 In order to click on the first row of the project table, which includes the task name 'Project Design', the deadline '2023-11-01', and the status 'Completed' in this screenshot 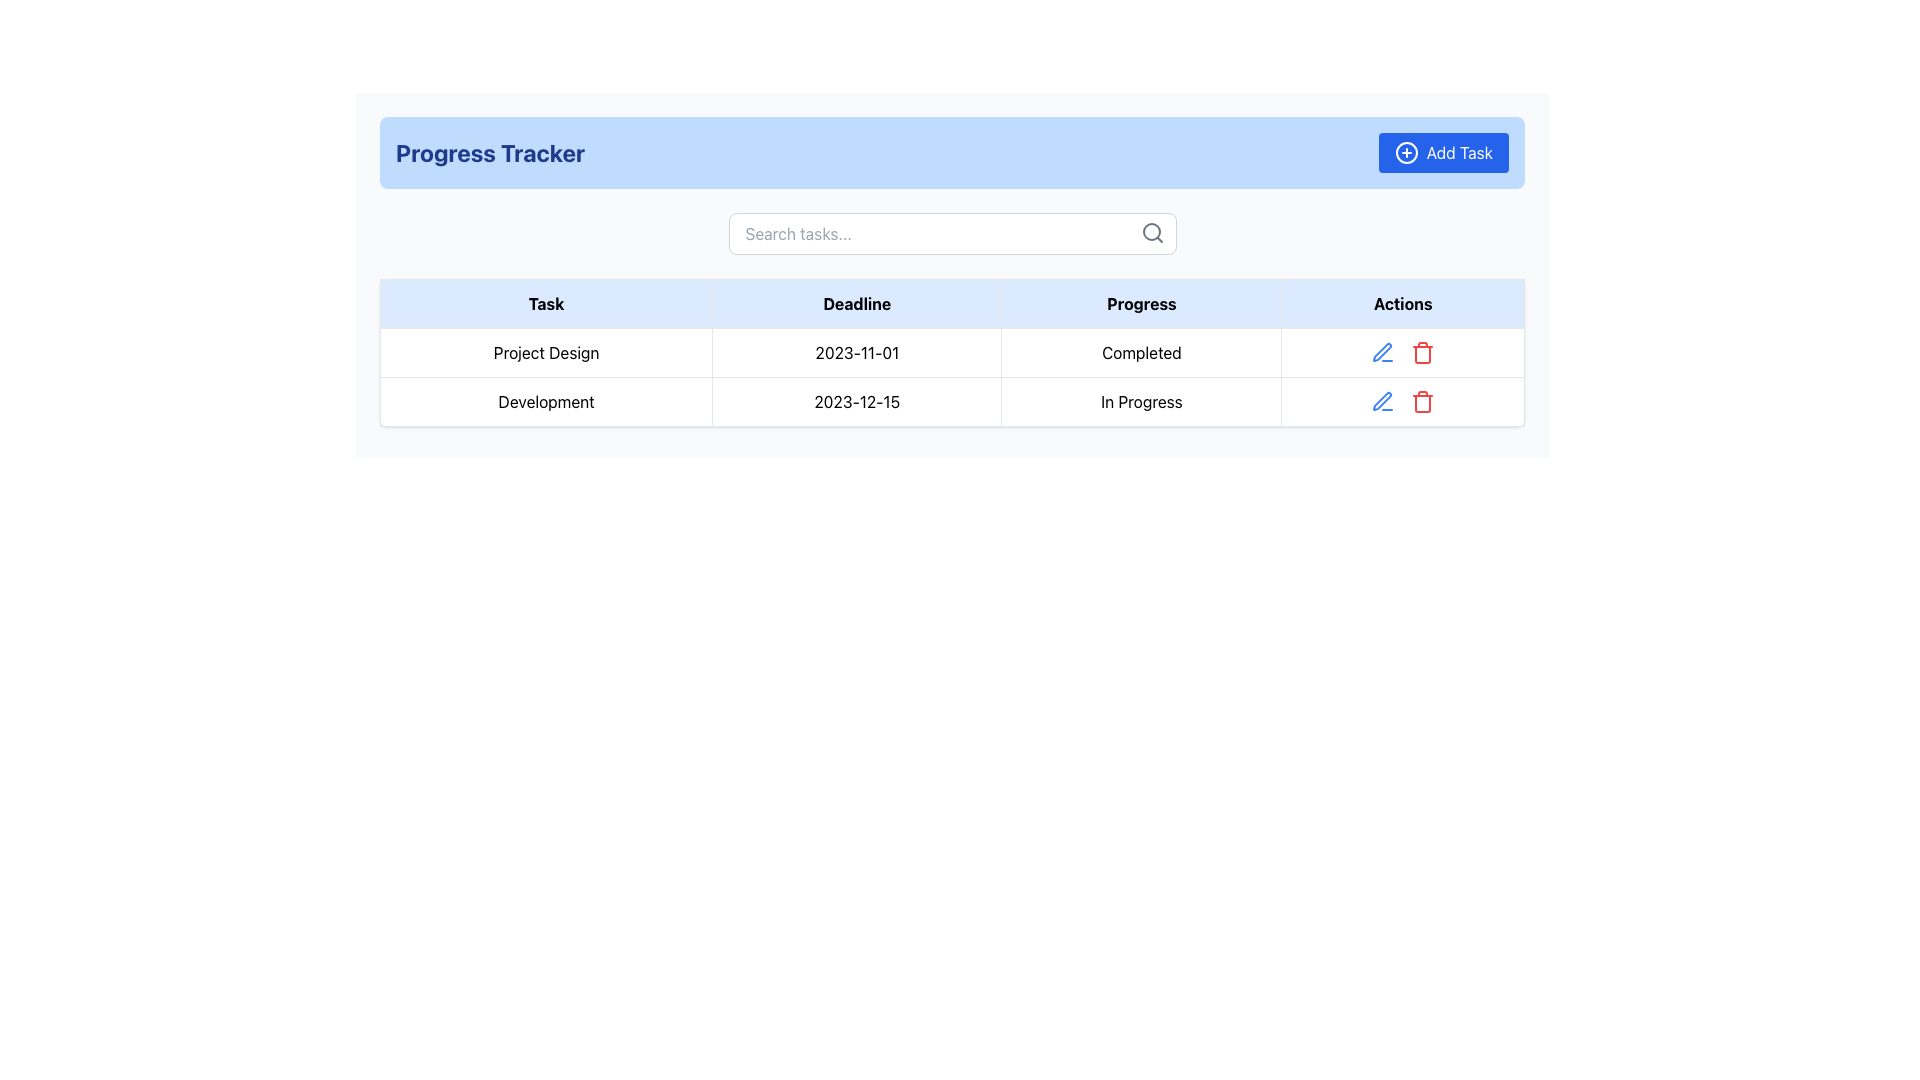, I will do `click(951, 352)`.